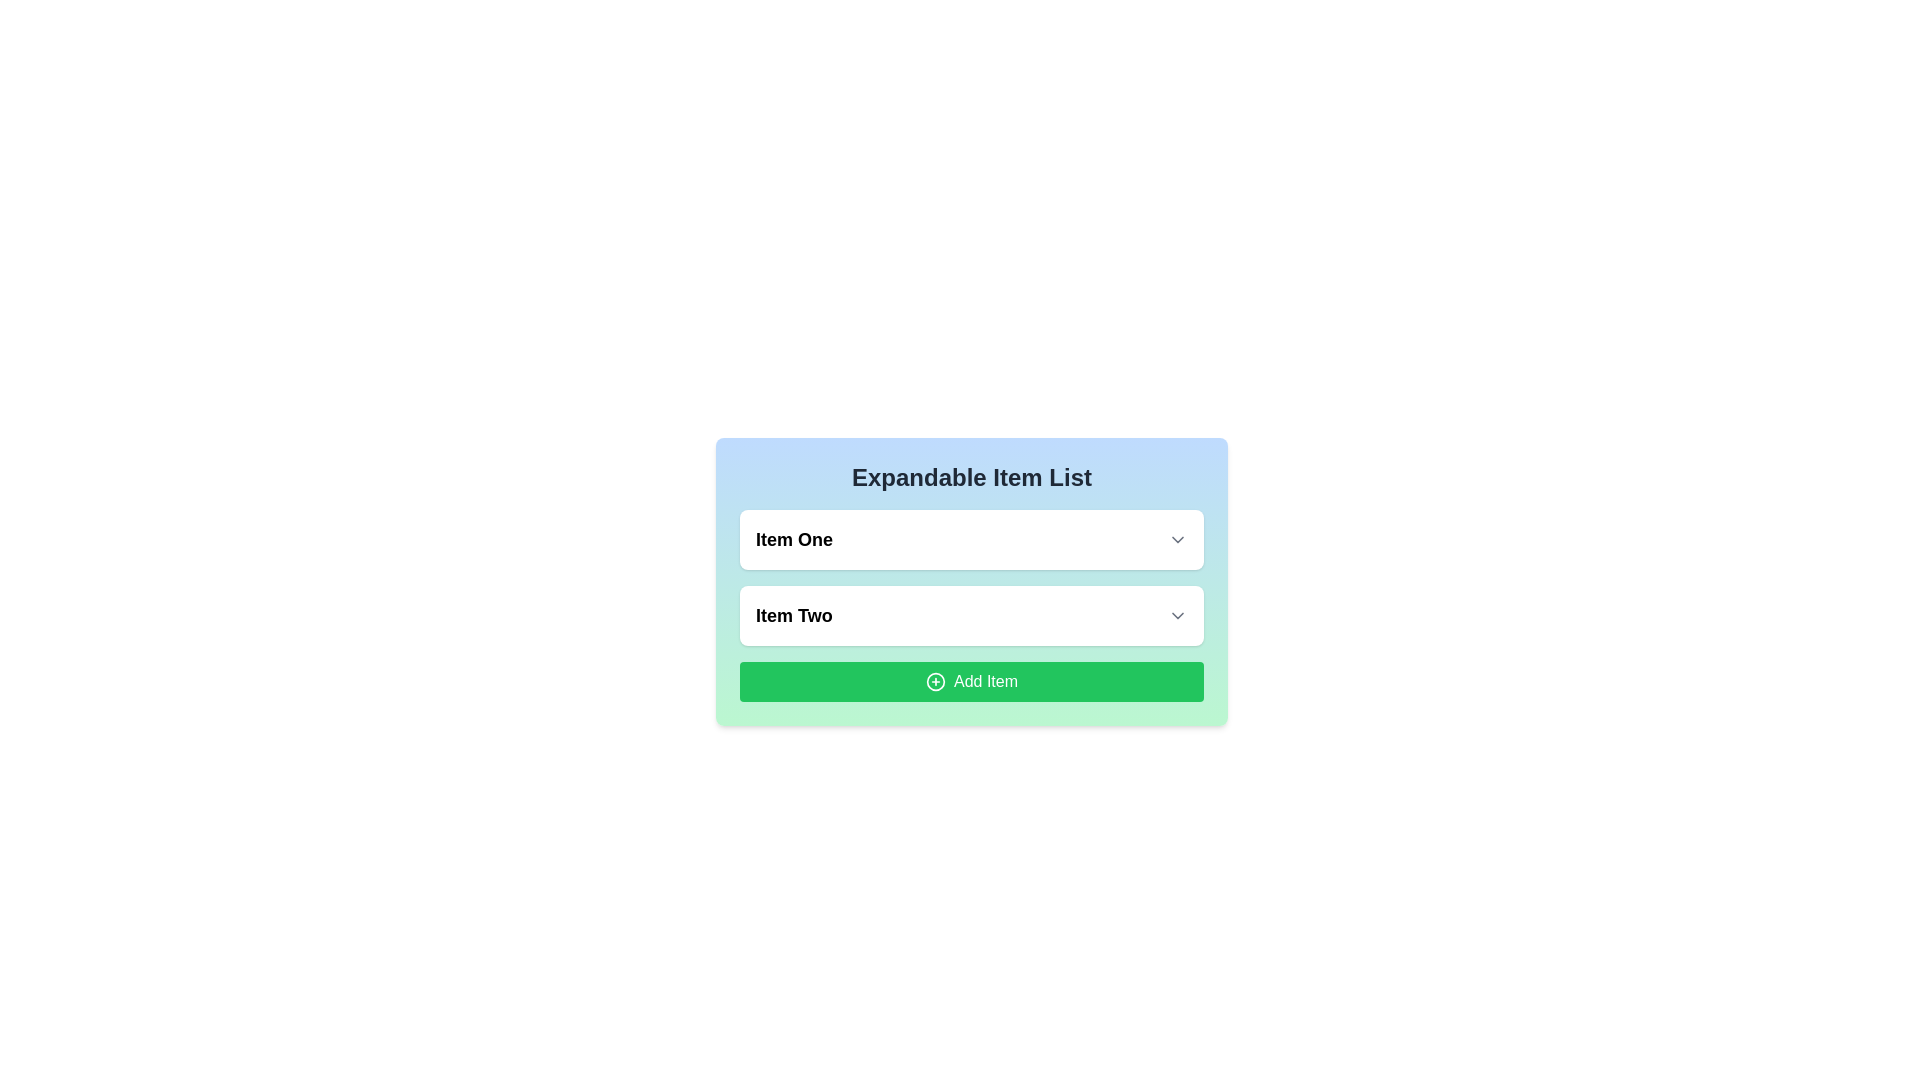 Image resolution: width=1920 pixels, height=1080 pixels. Describe the element at coordinates (935, 681) in the screenshot. I see `the circular icon with a thin border and a central plus sign located in the middle of the green 'Add Item' button` at that location.